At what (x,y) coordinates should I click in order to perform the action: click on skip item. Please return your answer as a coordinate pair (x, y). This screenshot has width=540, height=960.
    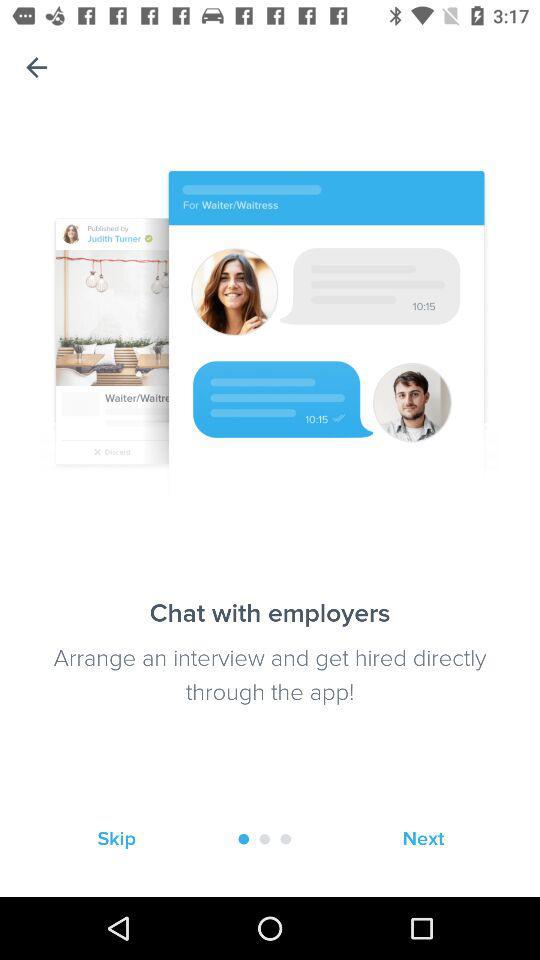
    Looking at the image, I should click on (116, 839).